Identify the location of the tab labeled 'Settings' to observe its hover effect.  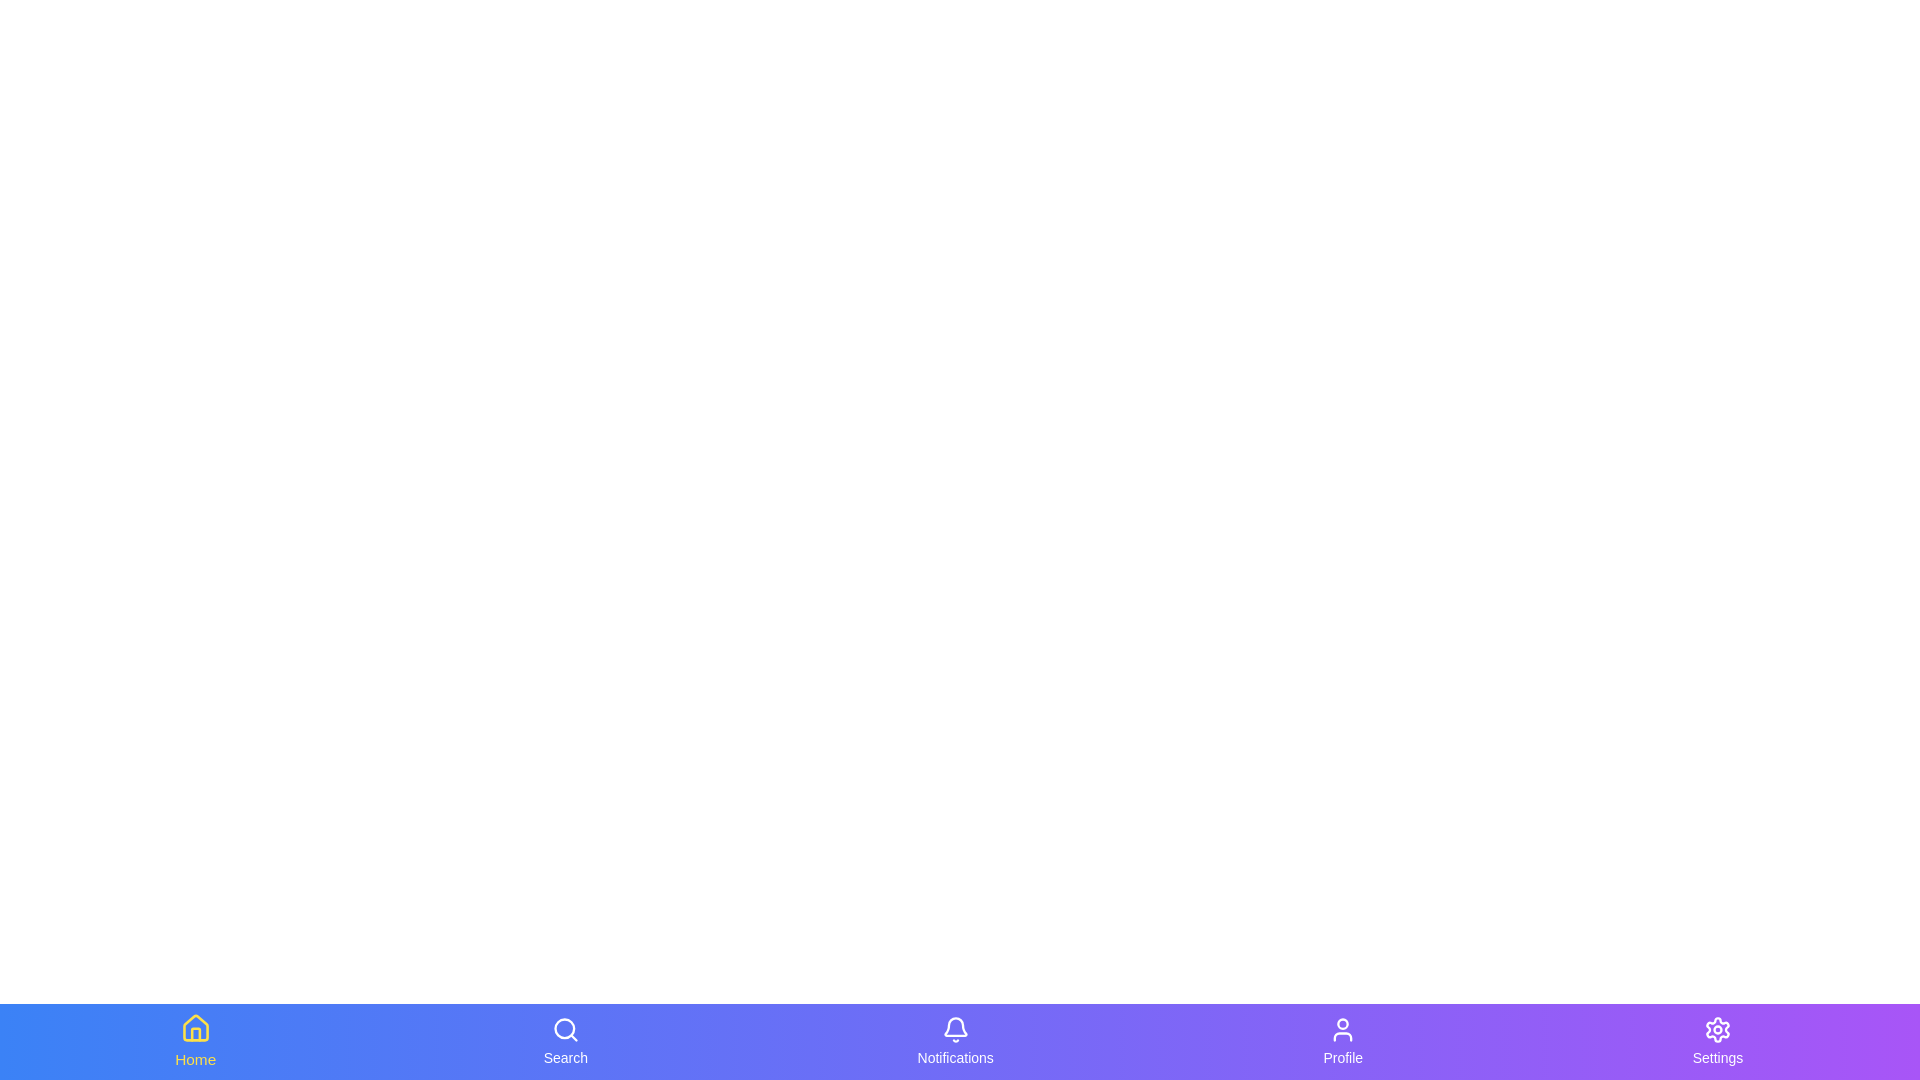
(1716, 1040).